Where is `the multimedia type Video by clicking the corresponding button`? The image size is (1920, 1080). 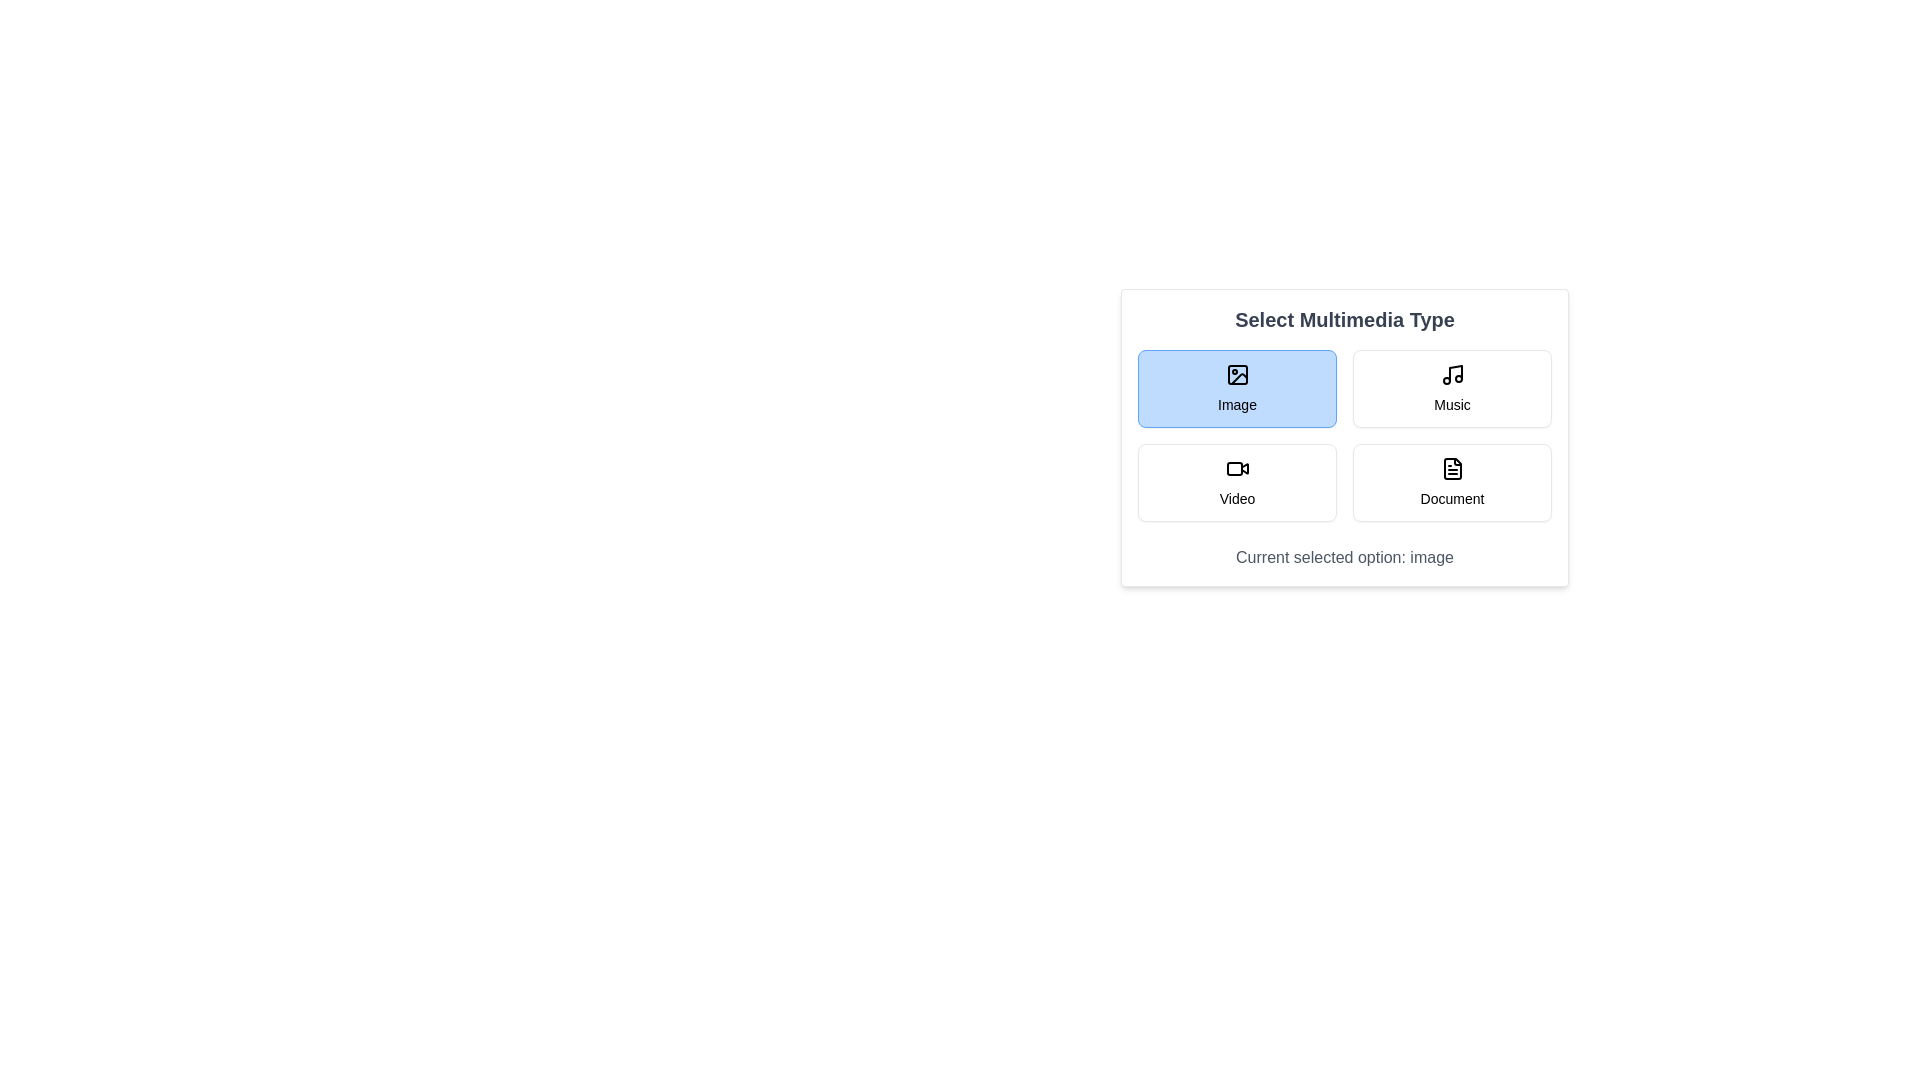
the multimedia type Video by clicking the corresponding button is located at coordinates (1236, 482).